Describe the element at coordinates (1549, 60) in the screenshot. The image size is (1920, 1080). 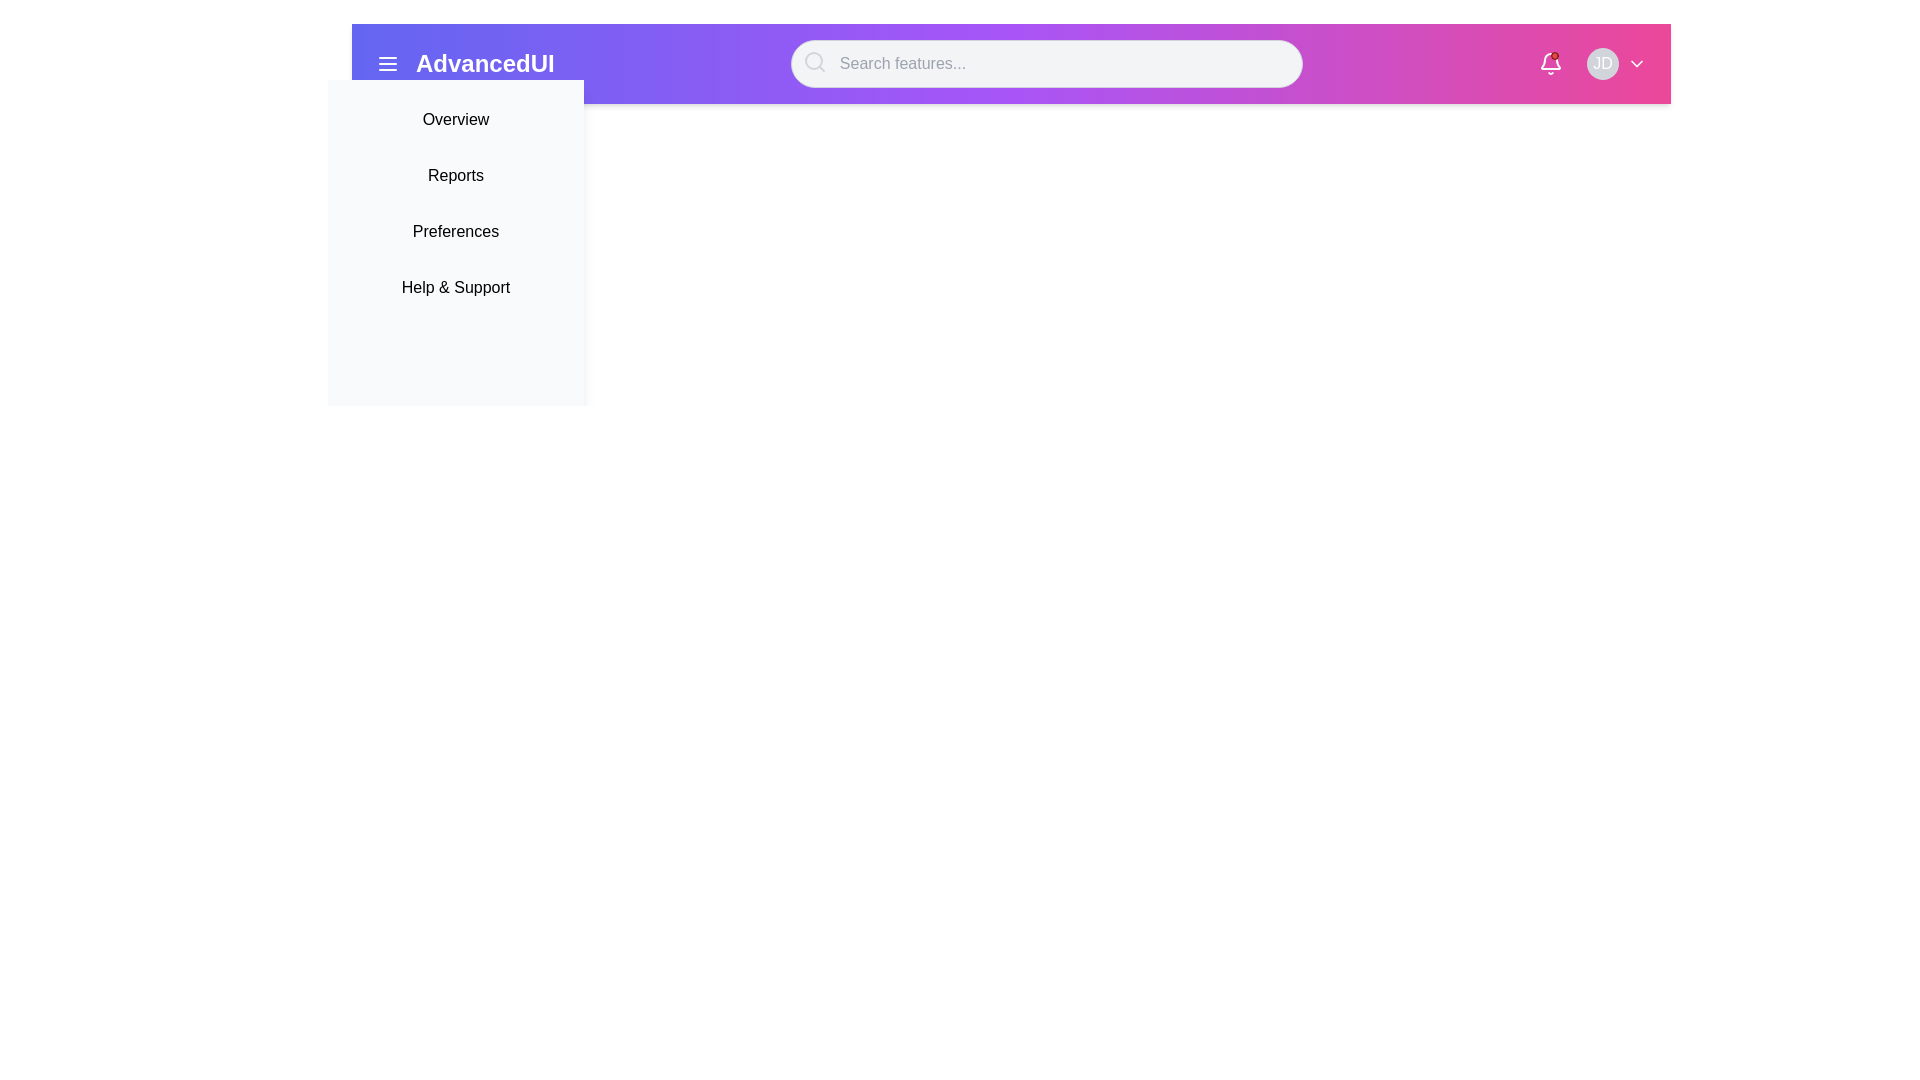
I see `the notification bell icon located in the upper-right corner of the interface for keyboard navigation` at that location.